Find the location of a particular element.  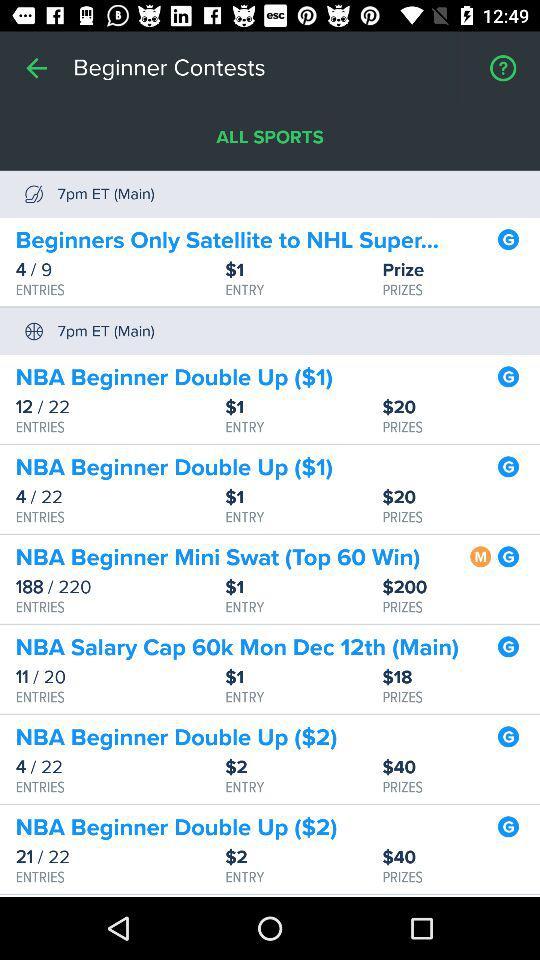

item above beginners only satellite item is located at coordinates (270, 136).